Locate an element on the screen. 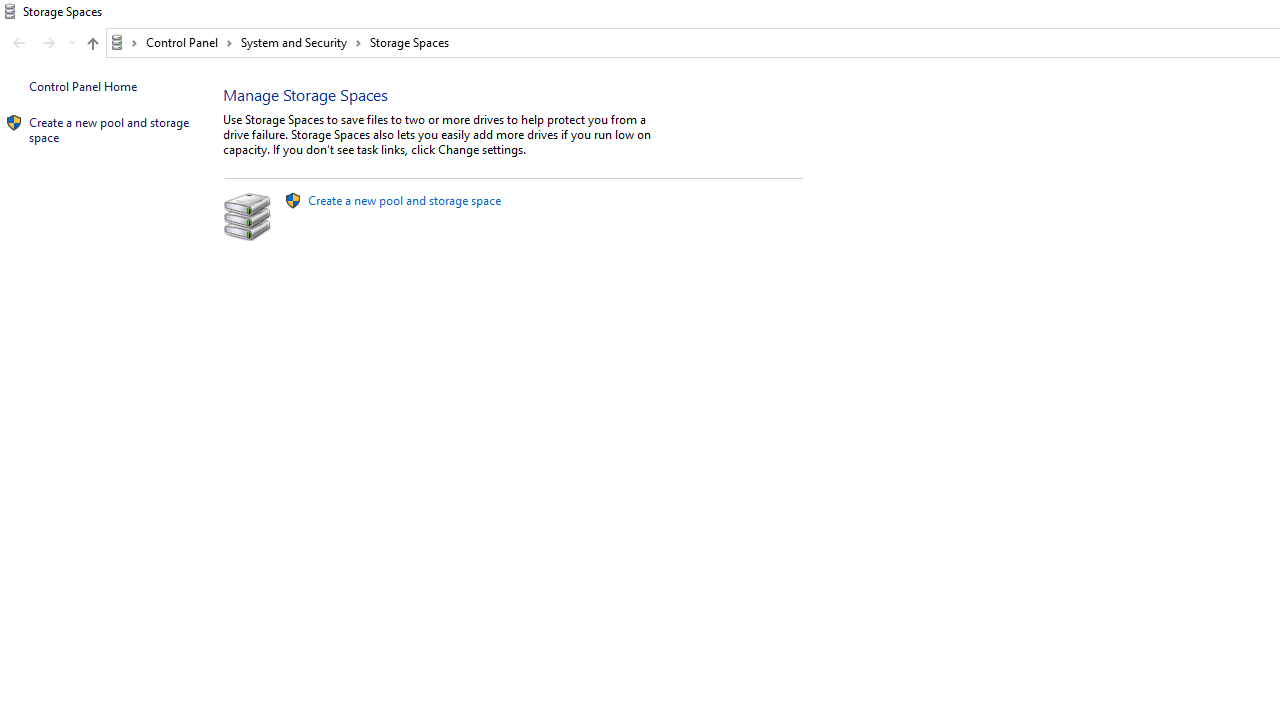 This screenshot has height=720, width=1280. 'System and Security' is located at coordinates (300, 42).